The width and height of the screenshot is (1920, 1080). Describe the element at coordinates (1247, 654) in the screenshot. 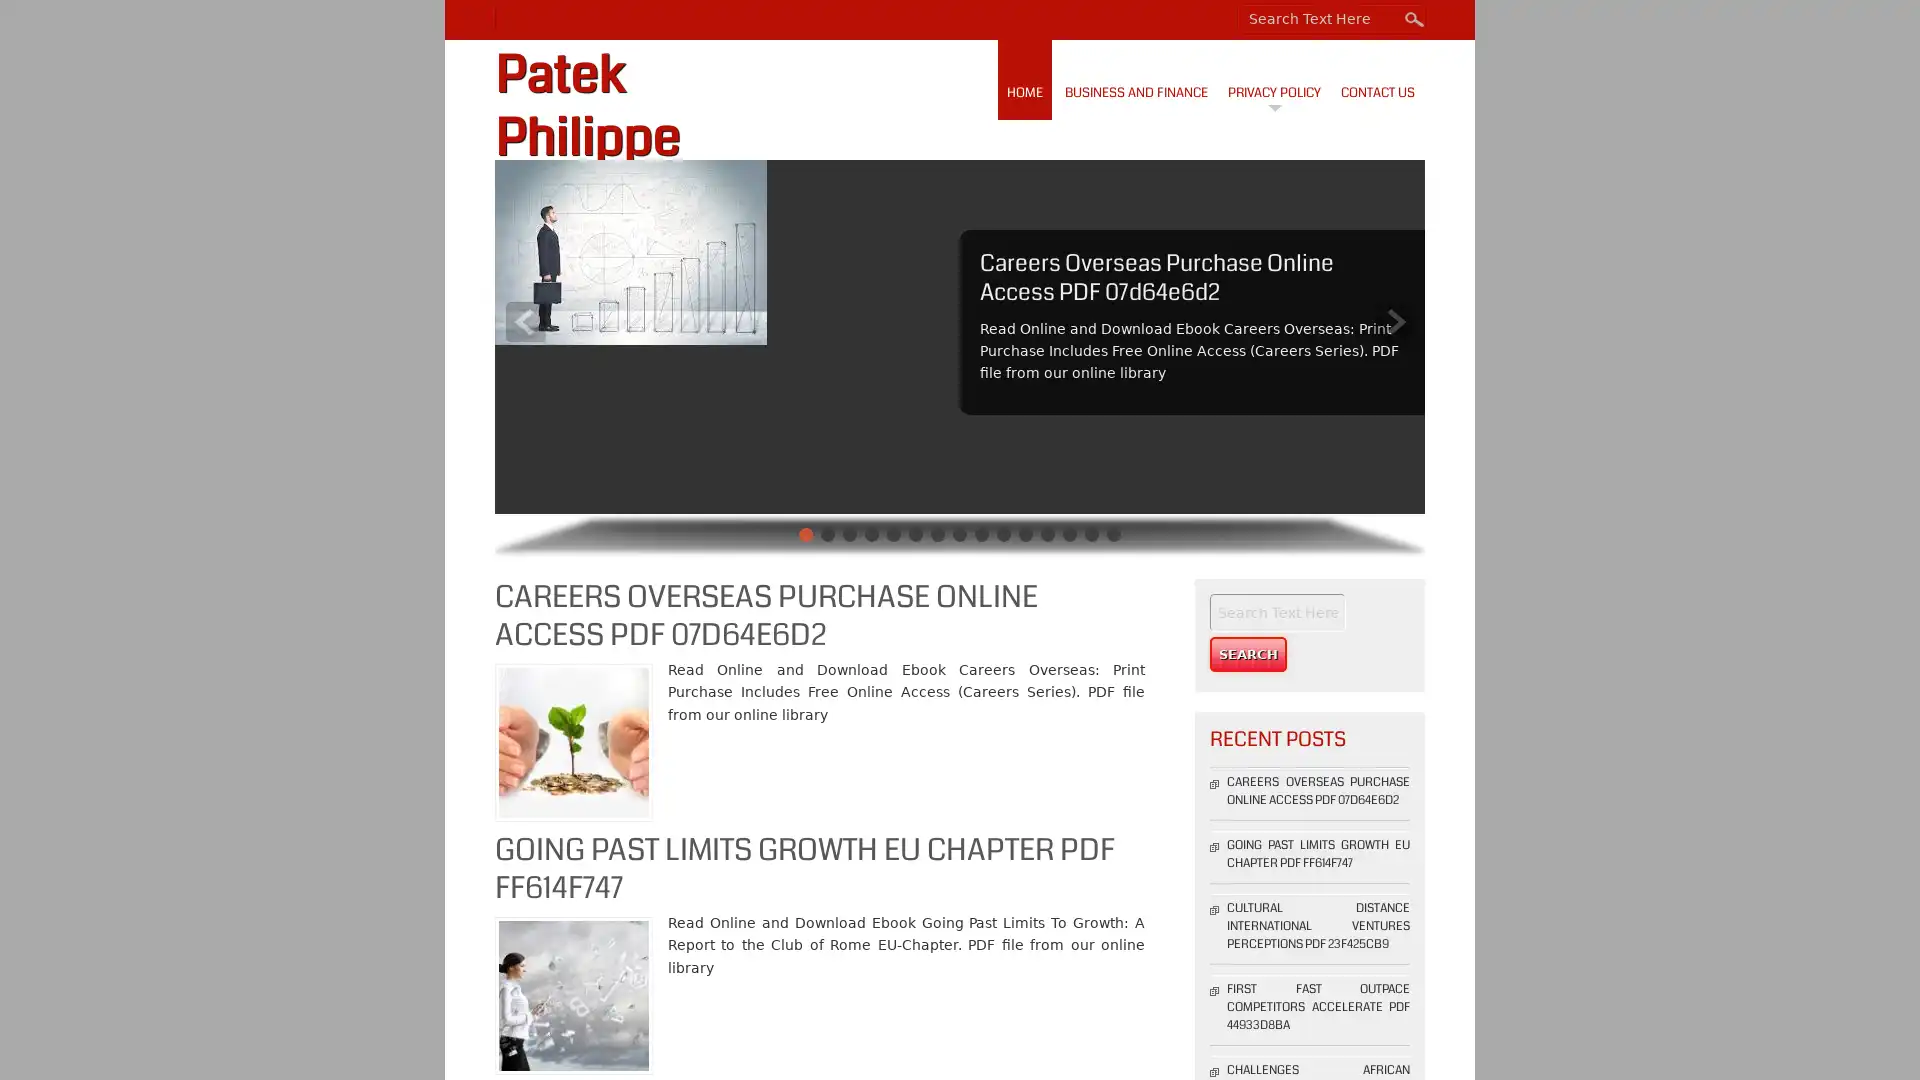

I see `Search` at that location.